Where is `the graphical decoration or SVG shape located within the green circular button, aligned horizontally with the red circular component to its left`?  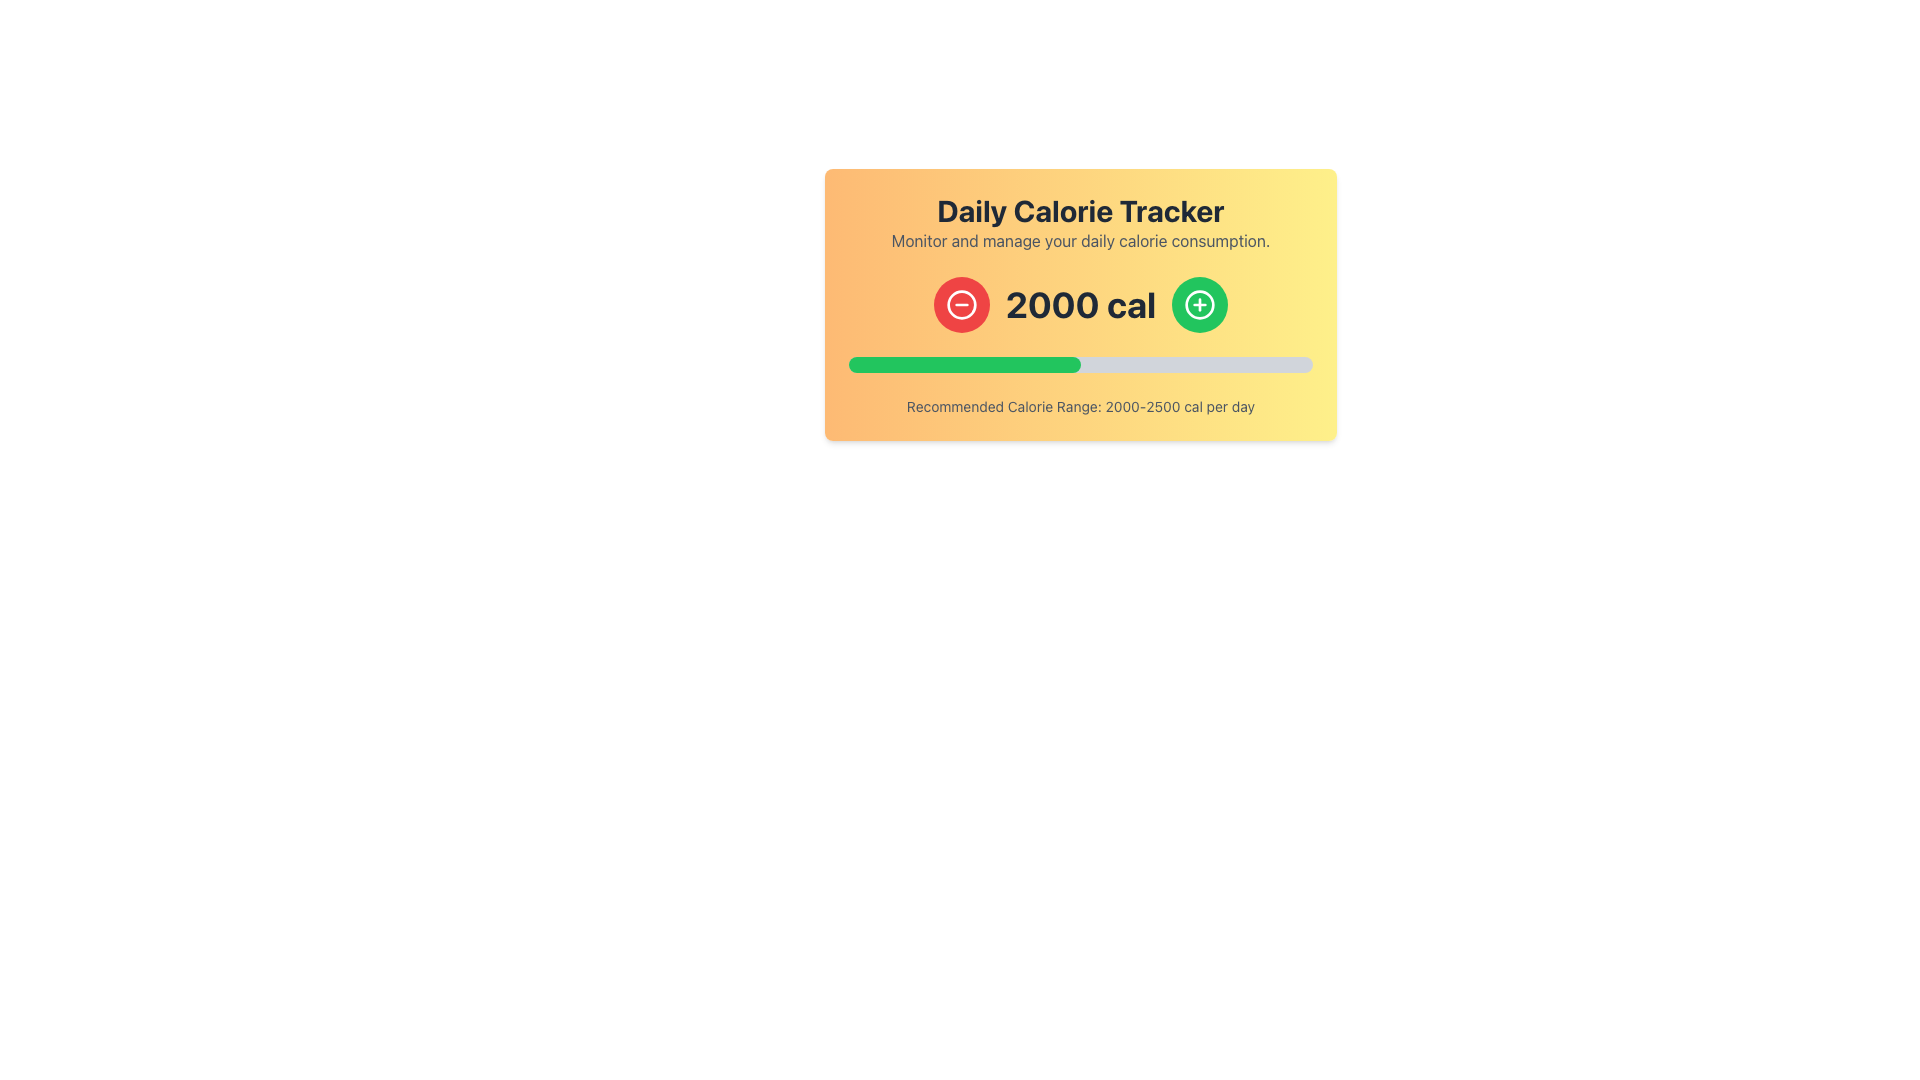
the graphical decoration or SVG shape located within the green circular button, aligned horizontally with the red circular component to its left is located at coordinates (1200, 304).